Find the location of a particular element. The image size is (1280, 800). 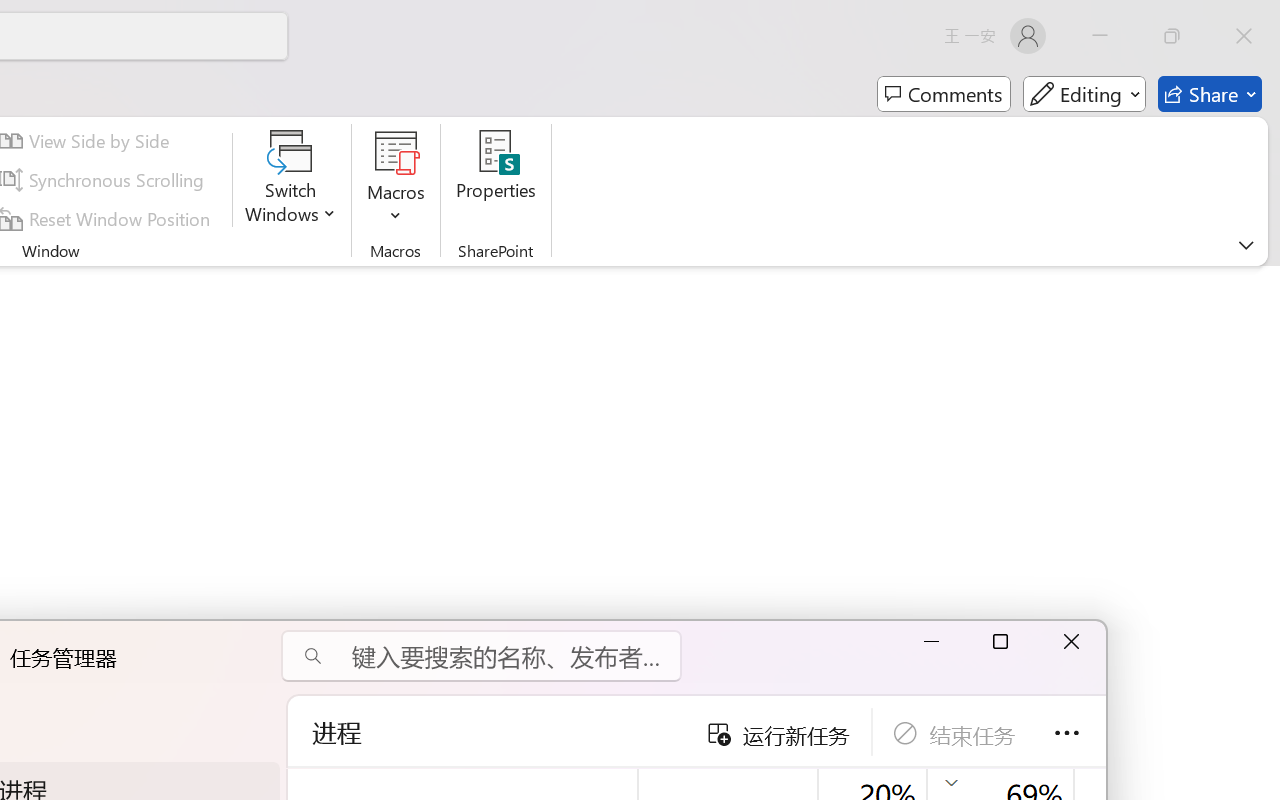

'Ribbon Display Options' is located at coordinates (1245, 244).